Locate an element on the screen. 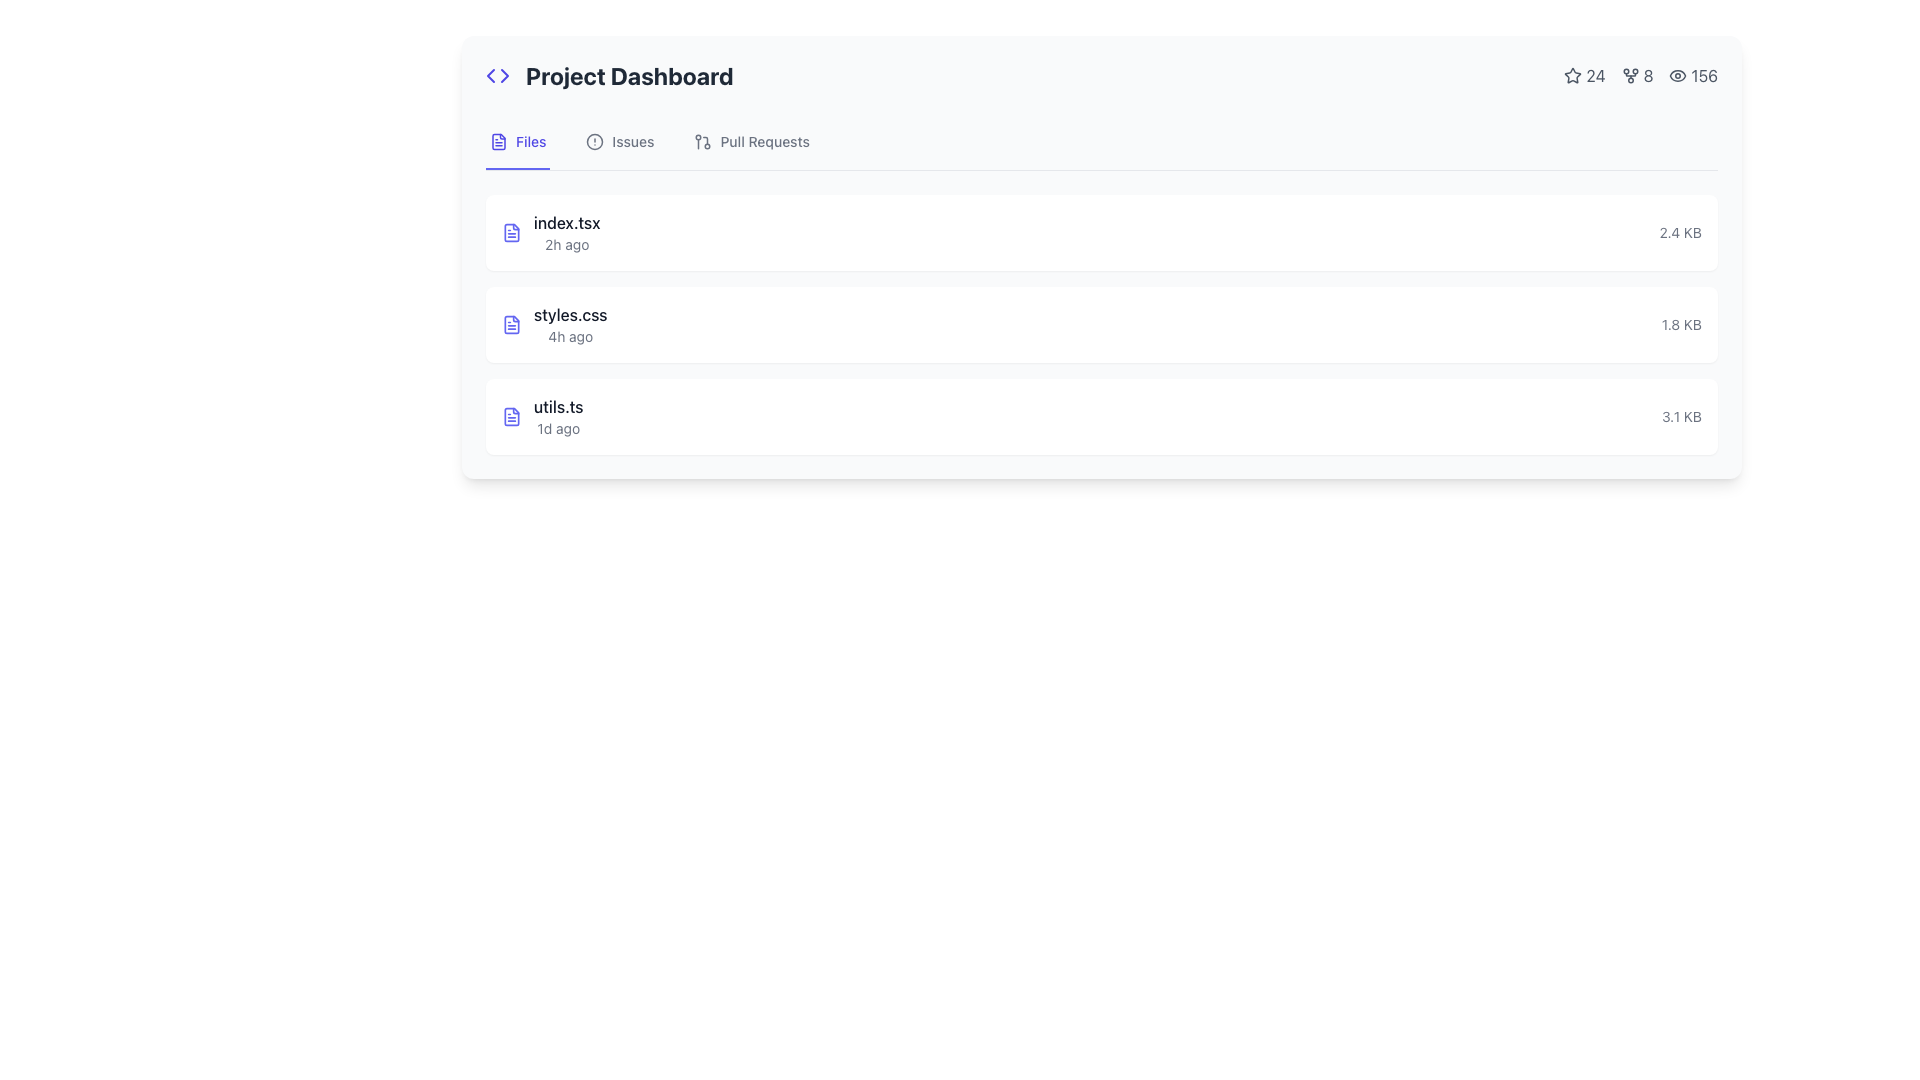  the left-pointing arrow SVG graphical element located at the top-left corner of the dashboard interface is located at coordinates (504, 75).